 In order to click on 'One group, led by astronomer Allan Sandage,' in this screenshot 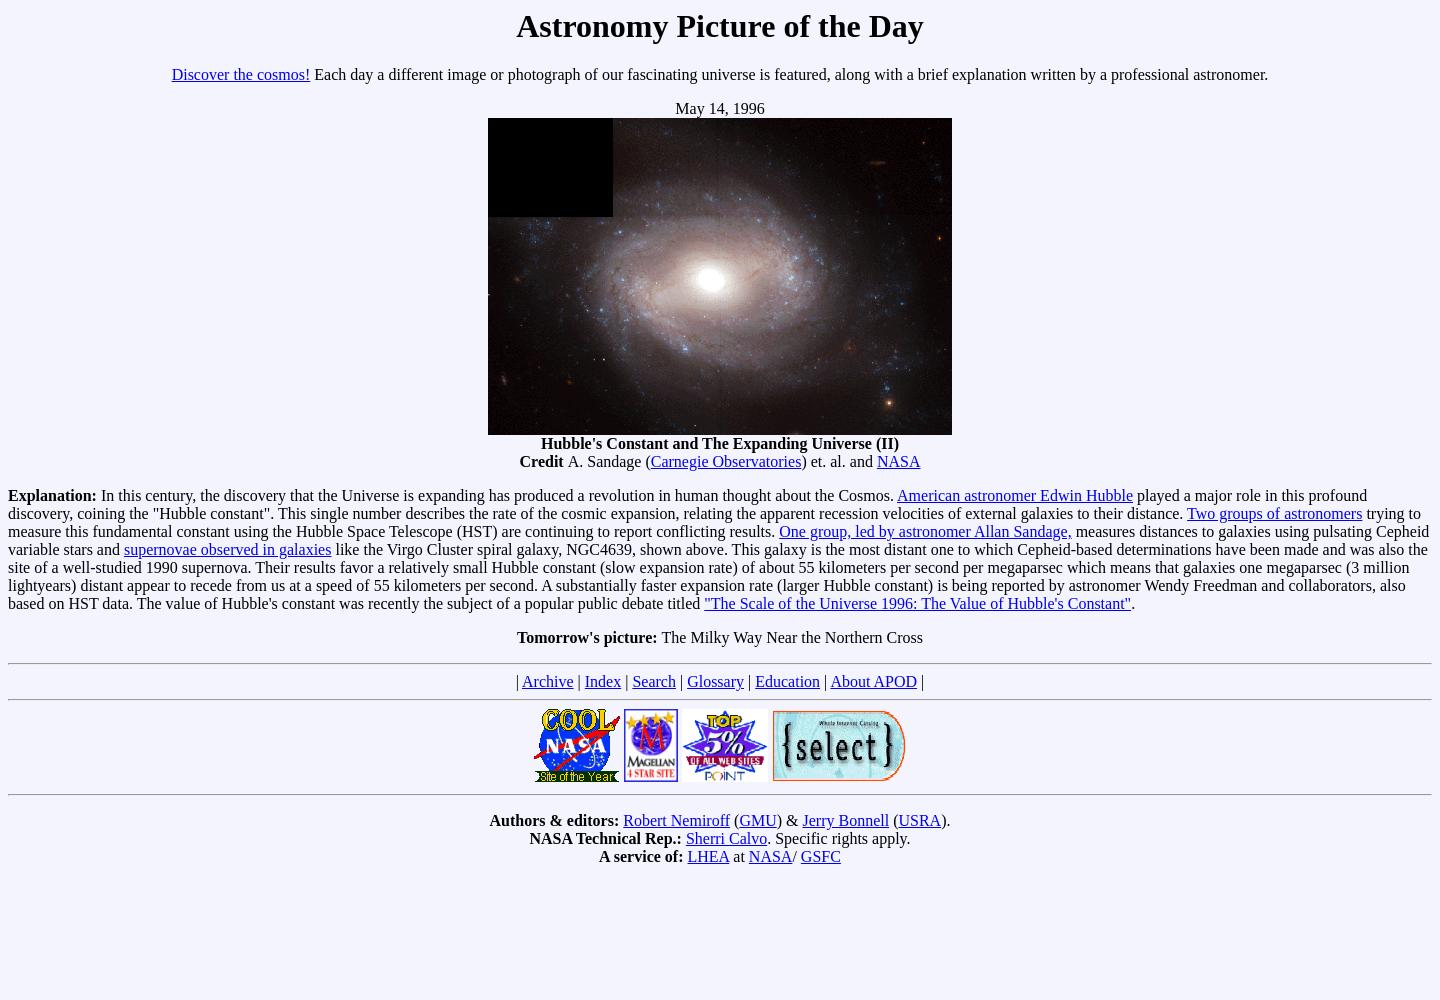, I will do `click(778, 531)`.